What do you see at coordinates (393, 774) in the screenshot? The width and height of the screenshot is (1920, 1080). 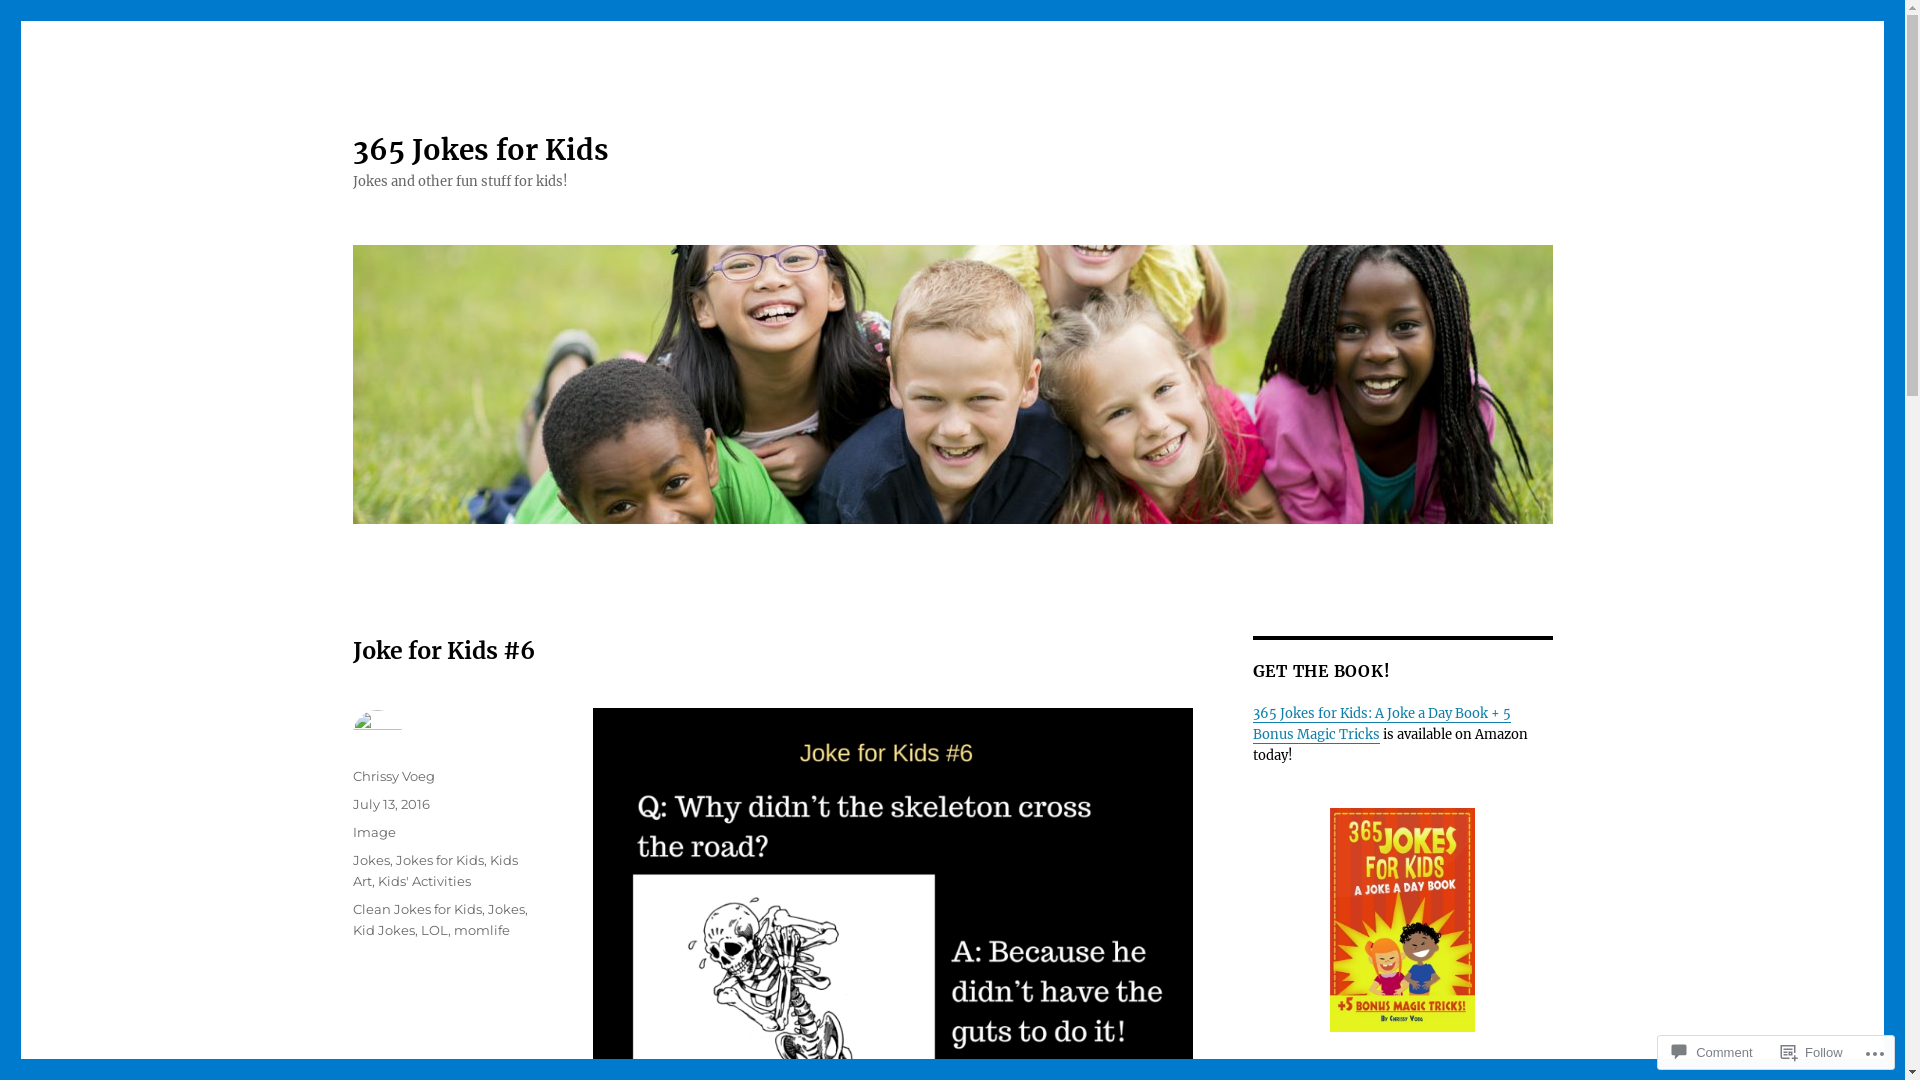 I see `'Chrissy Voeg'` at bounding box center [393, 774].